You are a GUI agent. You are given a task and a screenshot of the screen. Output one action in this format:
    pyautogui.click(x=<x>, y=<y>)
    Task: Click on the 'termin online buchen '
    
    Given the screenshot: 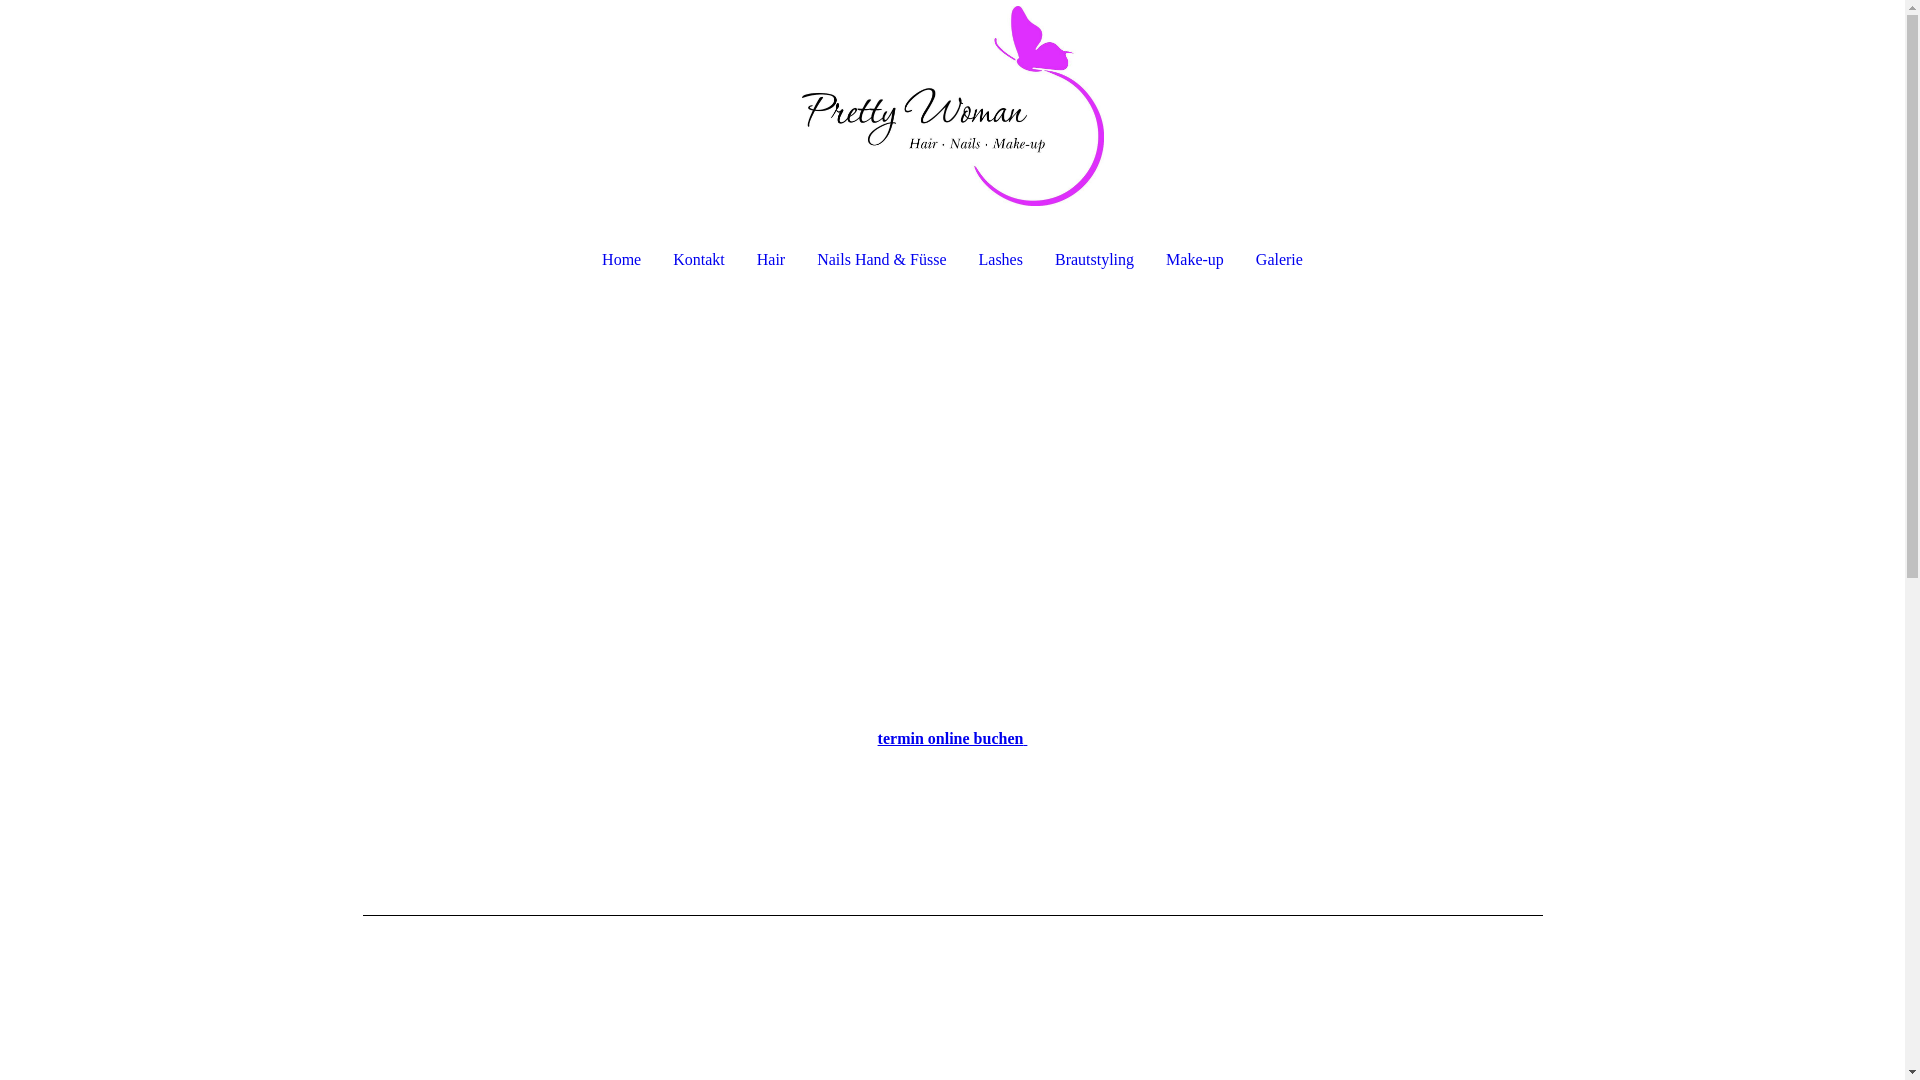 What is the action you would take?
    pyautogui.click(x=952, y=738)
    